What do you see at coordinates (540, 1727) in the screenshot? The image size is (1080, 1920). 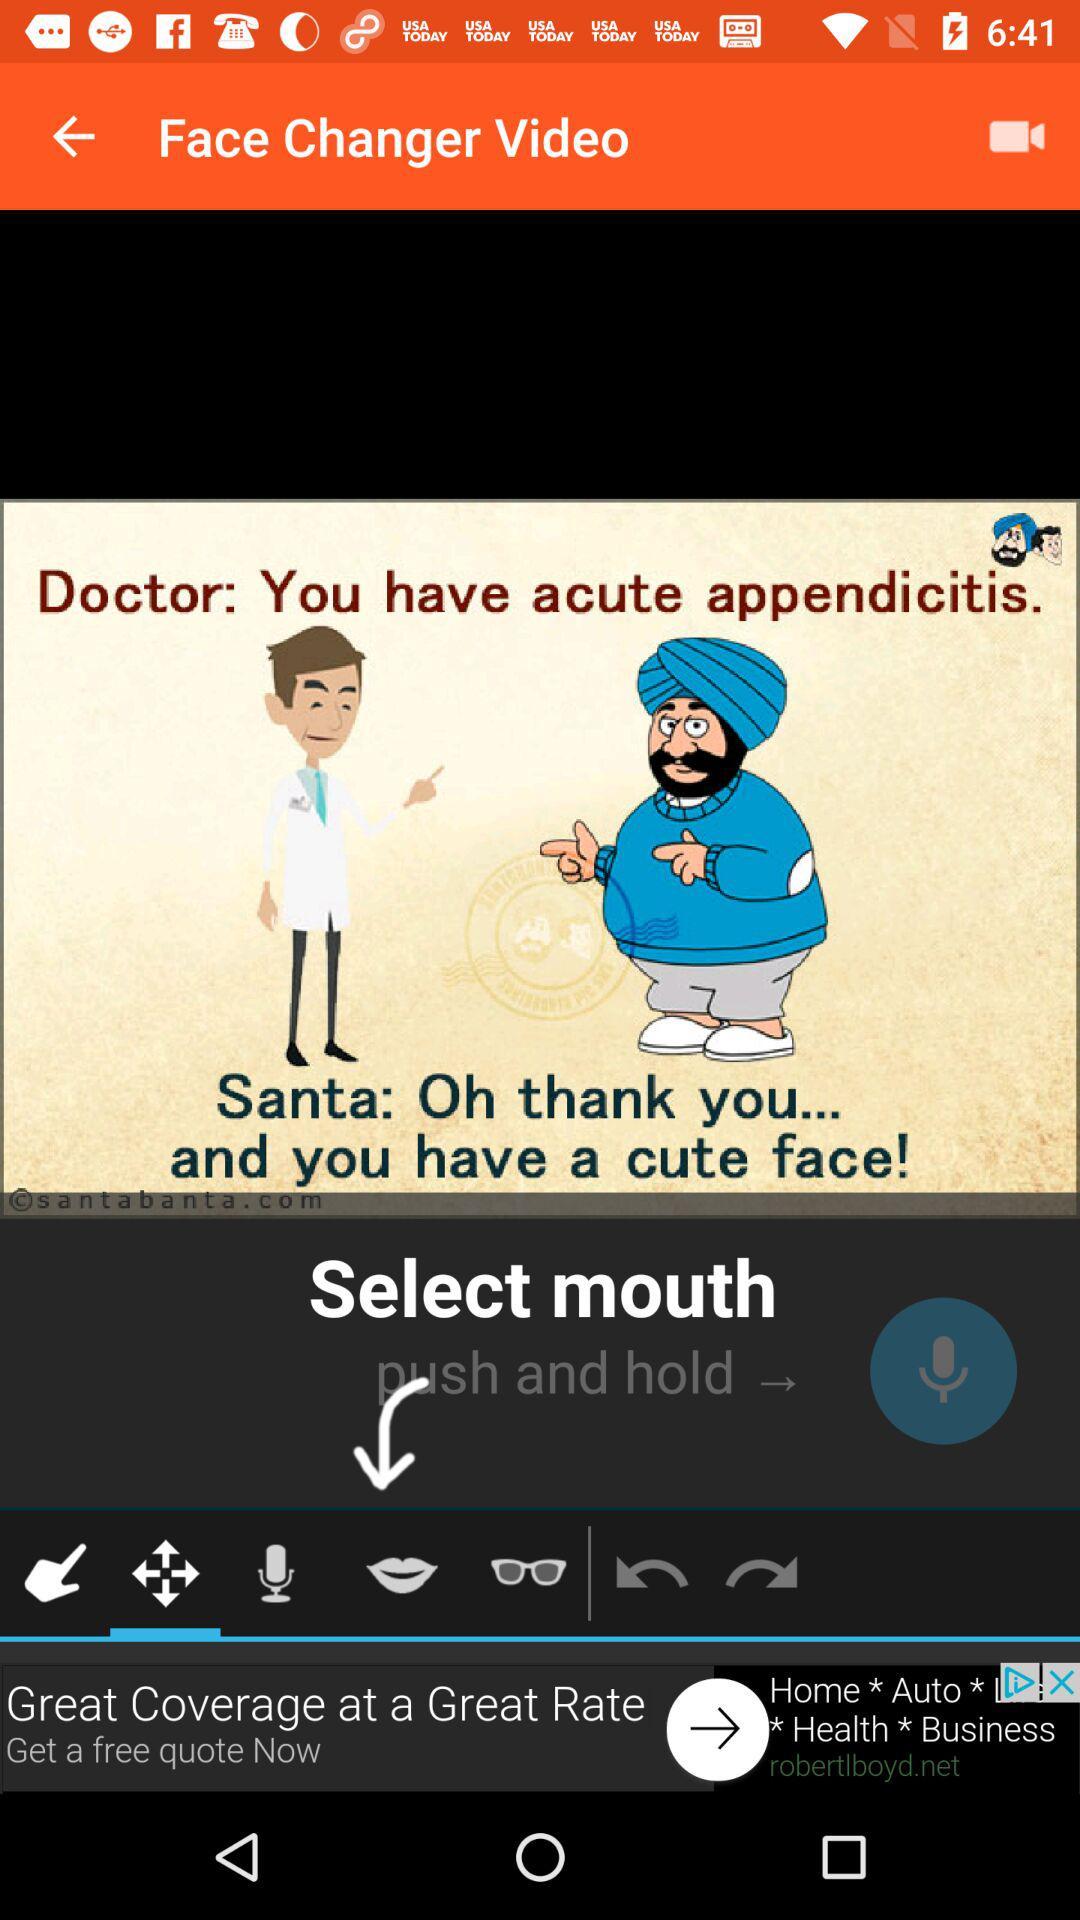 I see `advertisement` at bounding box center [540, 1727].